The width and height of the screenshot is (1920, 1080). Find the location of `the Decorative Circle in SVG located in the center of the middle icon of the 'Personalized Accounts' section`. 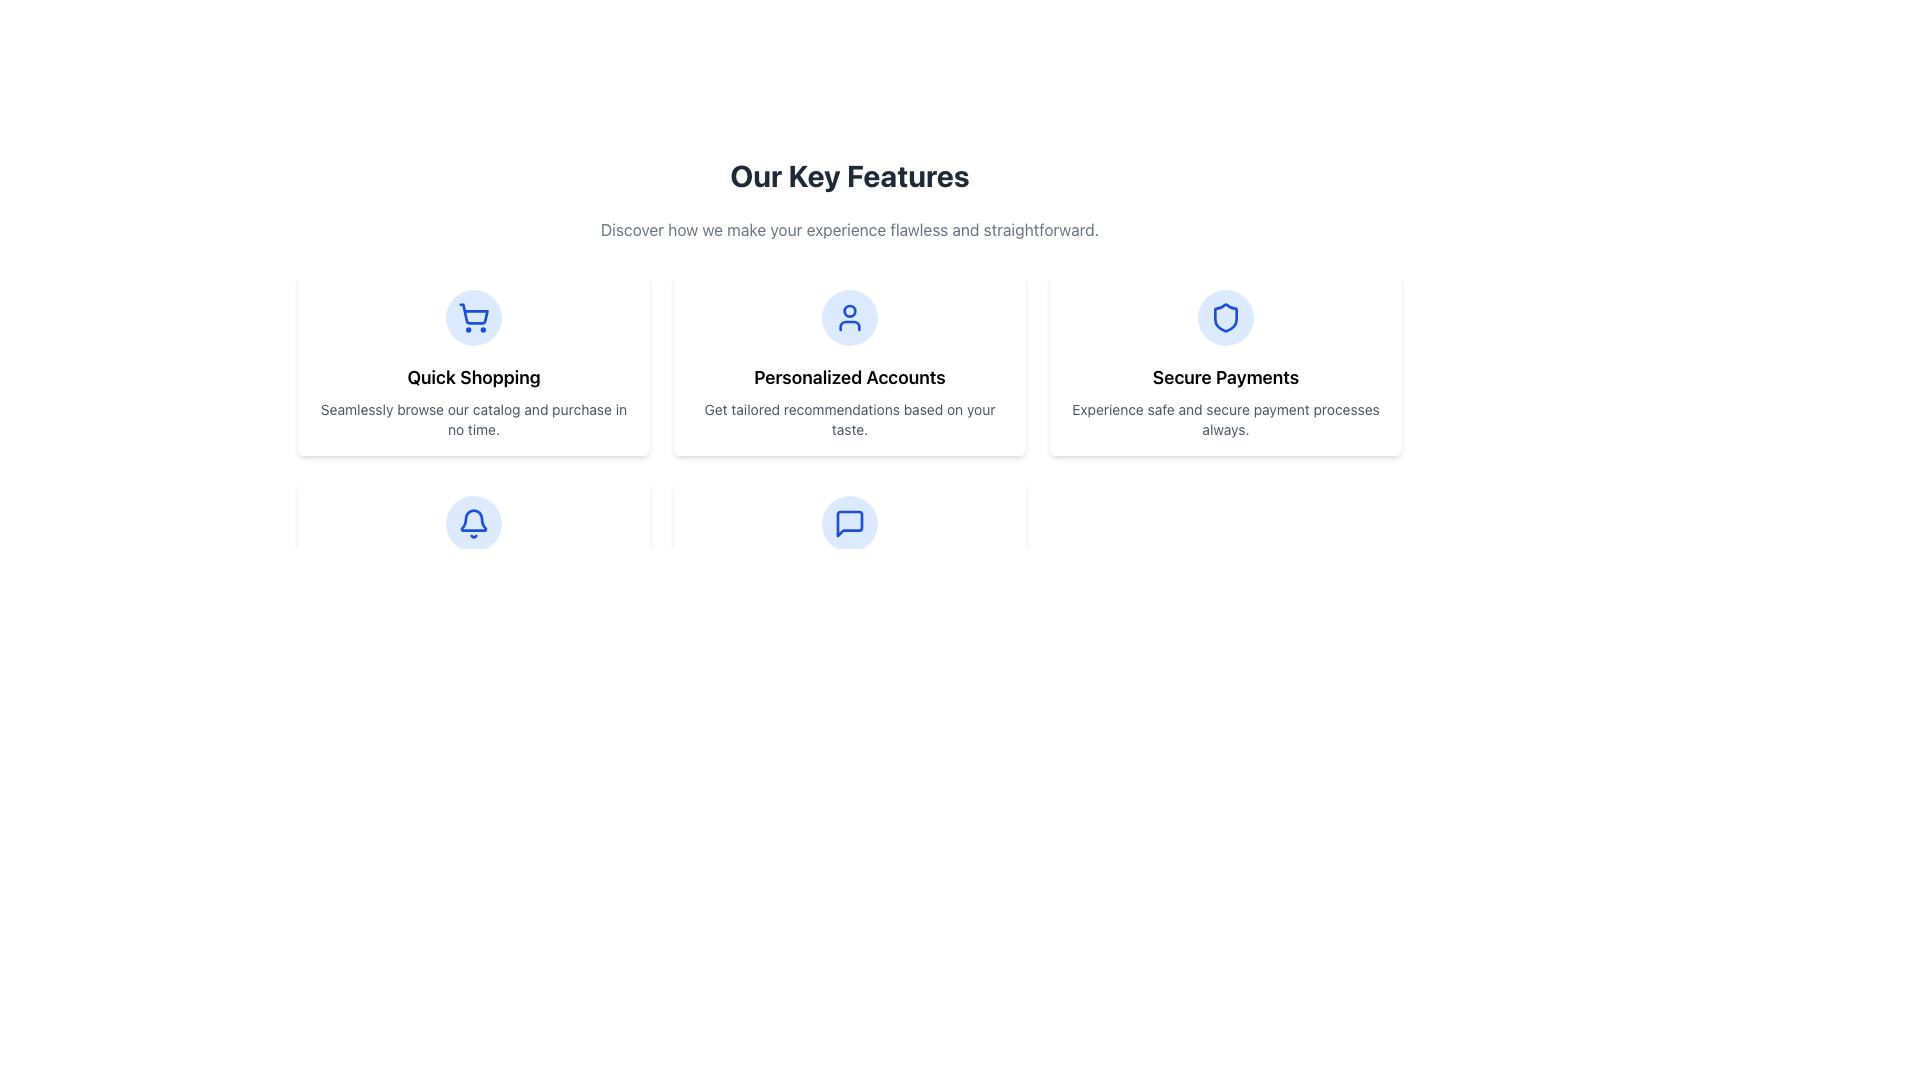

the Decorative Circle in SVG located in the center of the middle icon of the 'Personalized Accounts' section is located at coordinates (849, 311).